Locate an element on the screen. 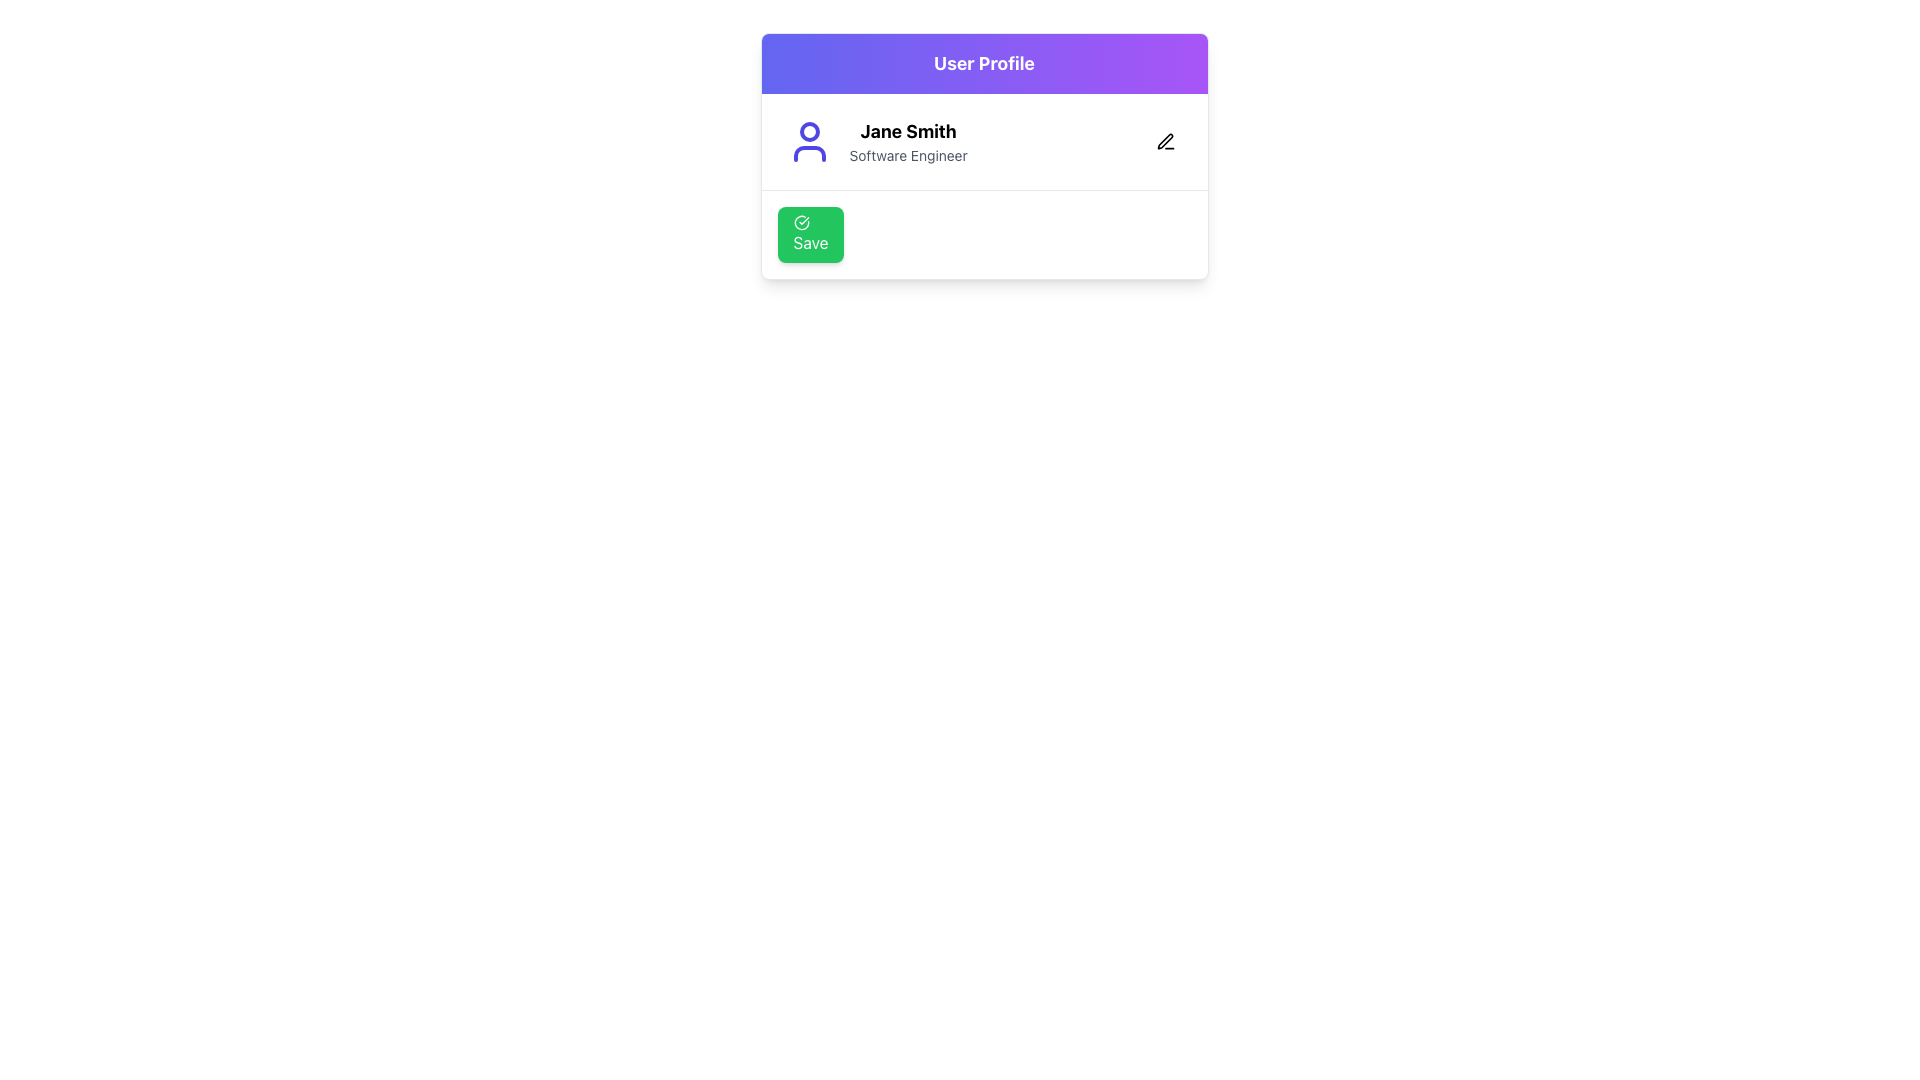 The height and width of the screenshot is (1080, 1920). the user information text display that shows the name and title, positioned to the right of the user icon in the user profile card is located at coordinates (907, 141).